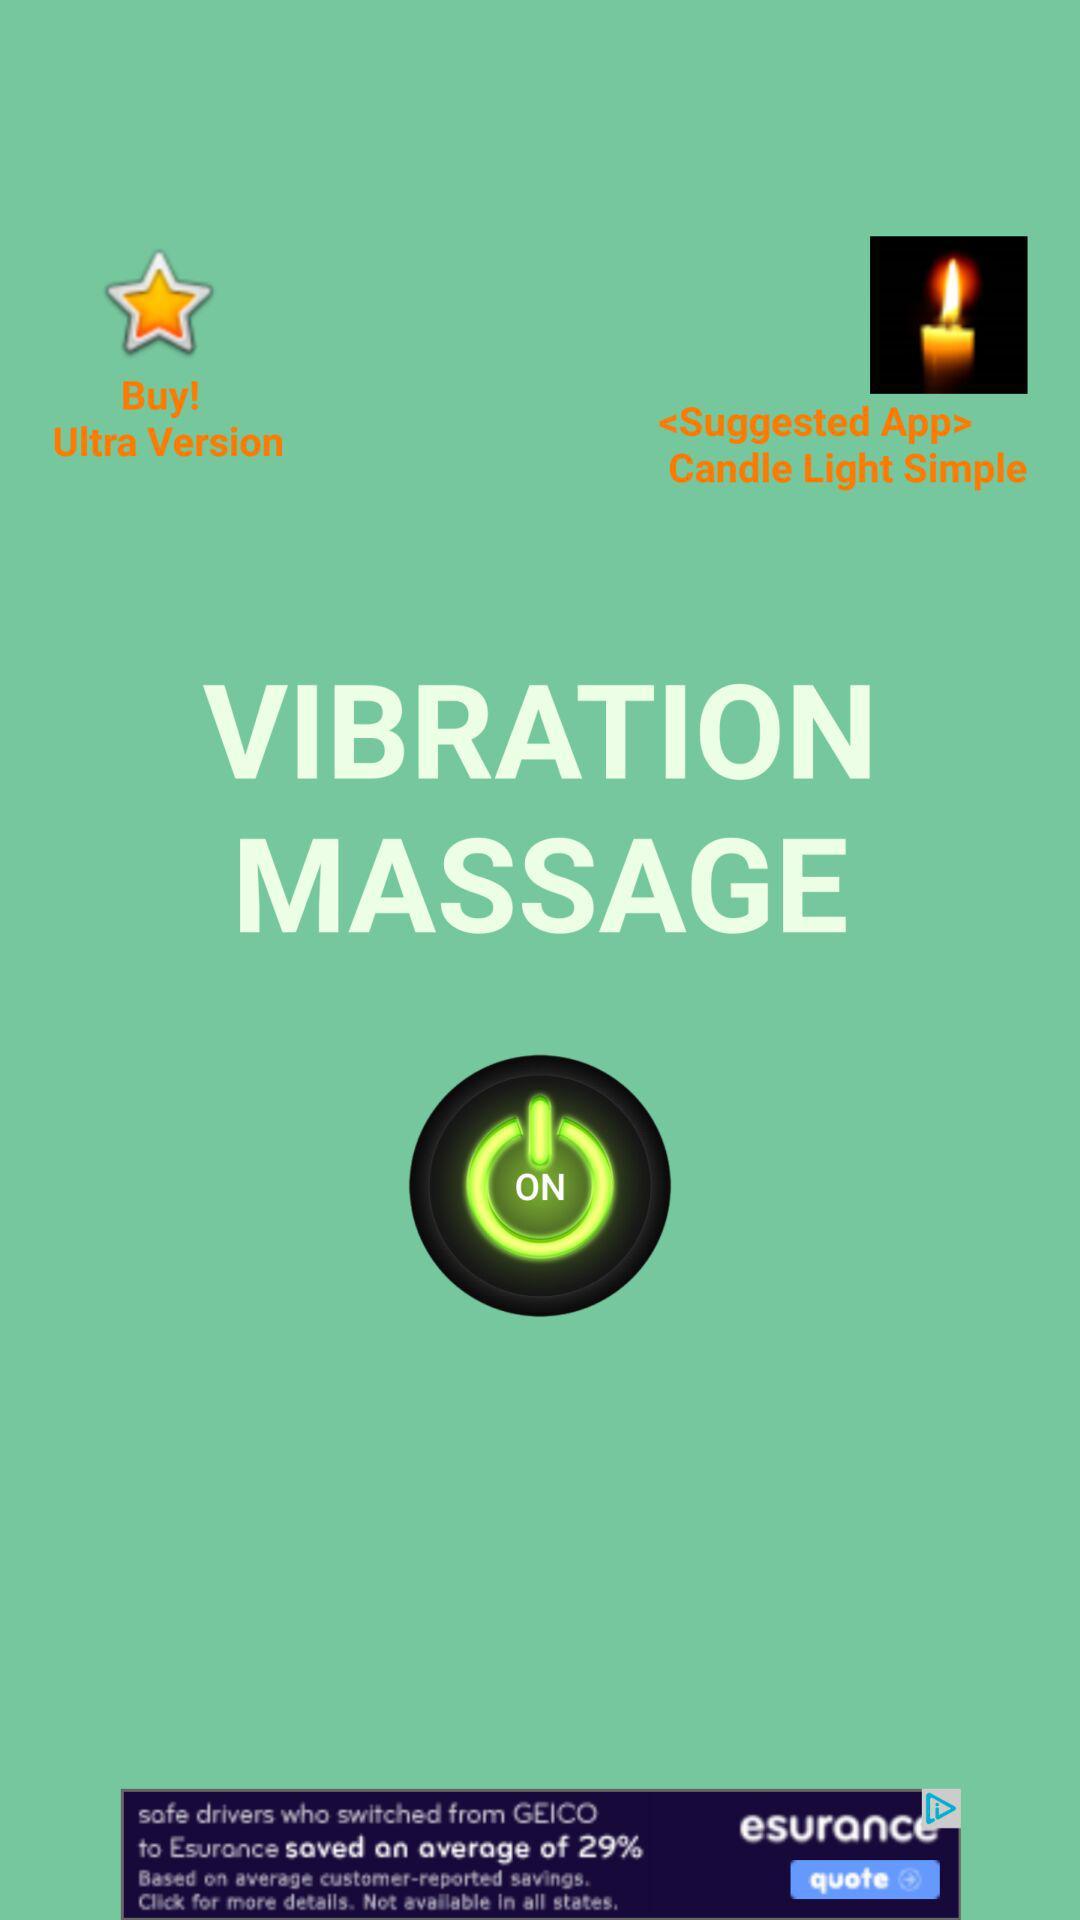  What do you see at coordinates (156, 300) in the screenshot?
I see `in app purchase` at bounding box center [156, 300].